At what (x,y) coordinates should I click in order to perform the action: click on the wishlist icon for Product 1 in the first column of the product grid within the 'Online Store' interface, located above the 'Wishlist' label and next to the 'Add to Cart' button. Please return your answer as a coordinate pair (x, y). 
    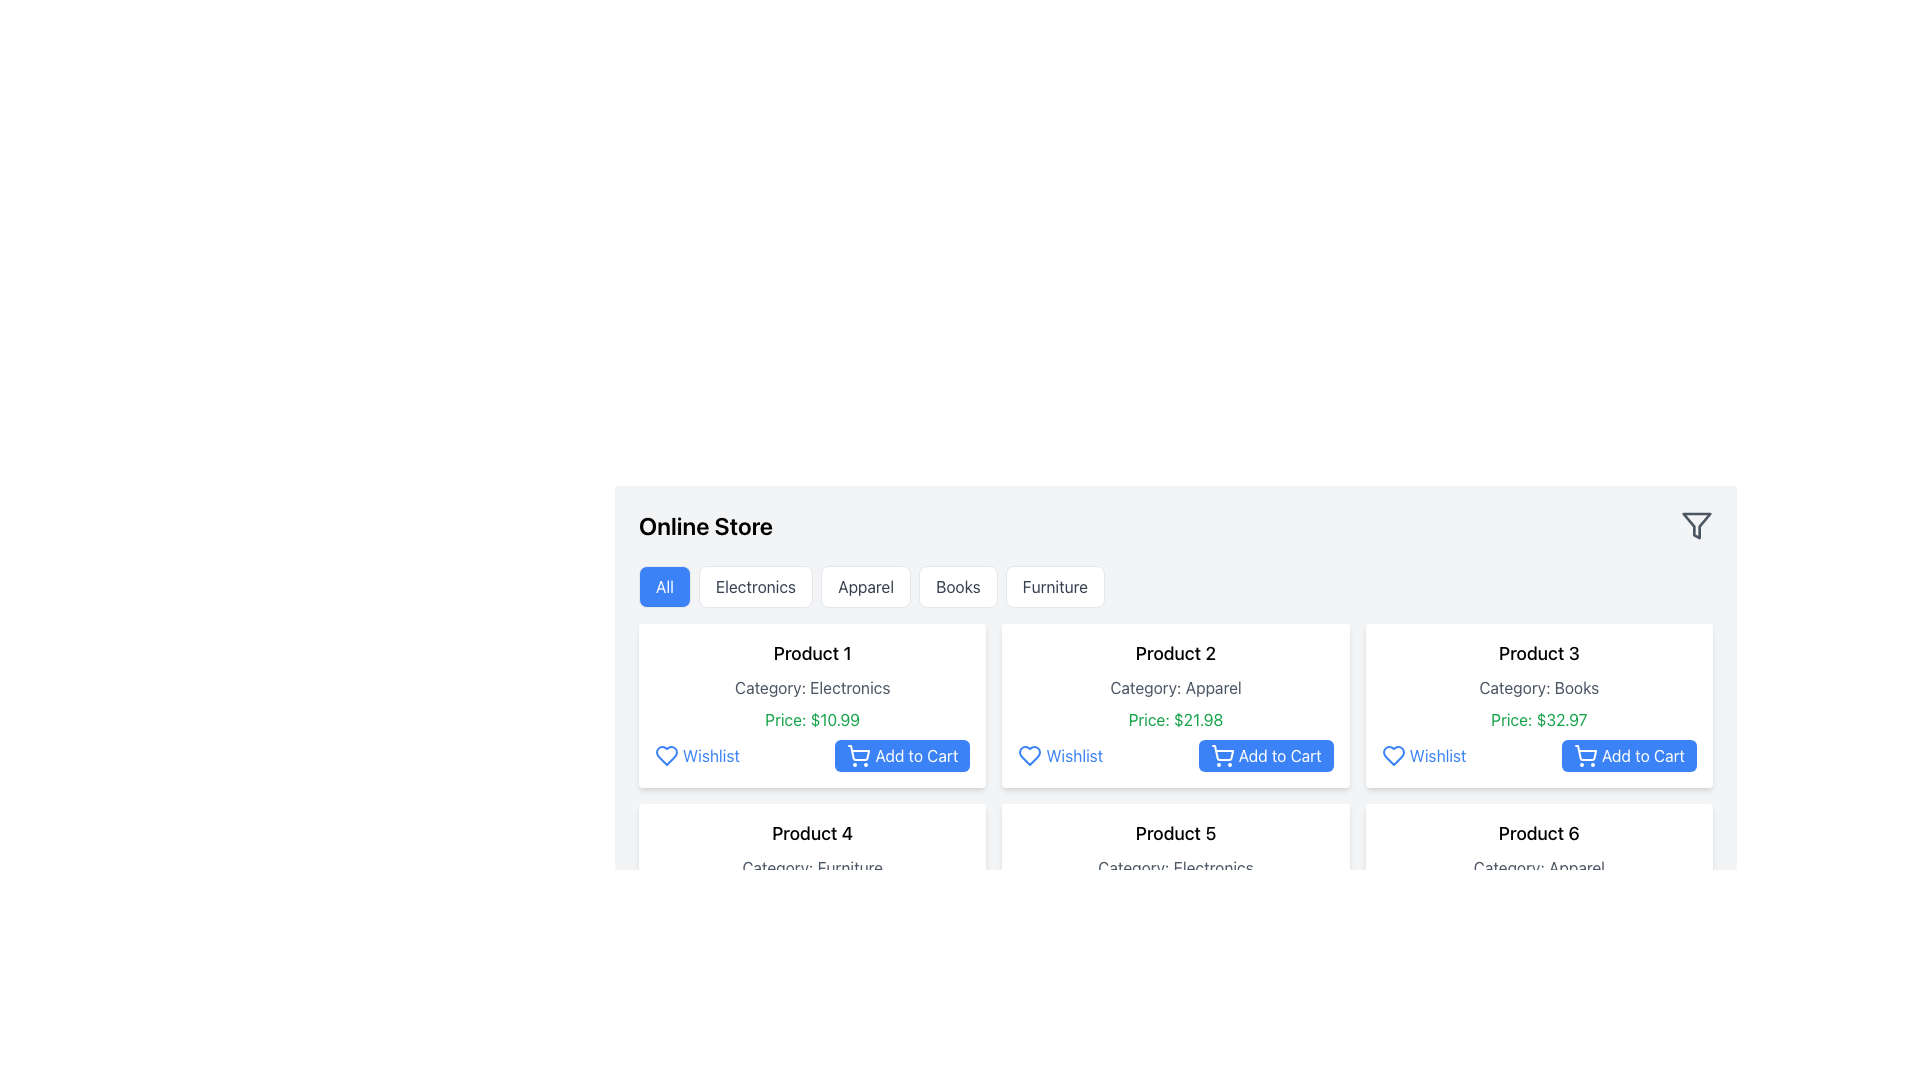
    Looking at the image, I should click on (667, 756).